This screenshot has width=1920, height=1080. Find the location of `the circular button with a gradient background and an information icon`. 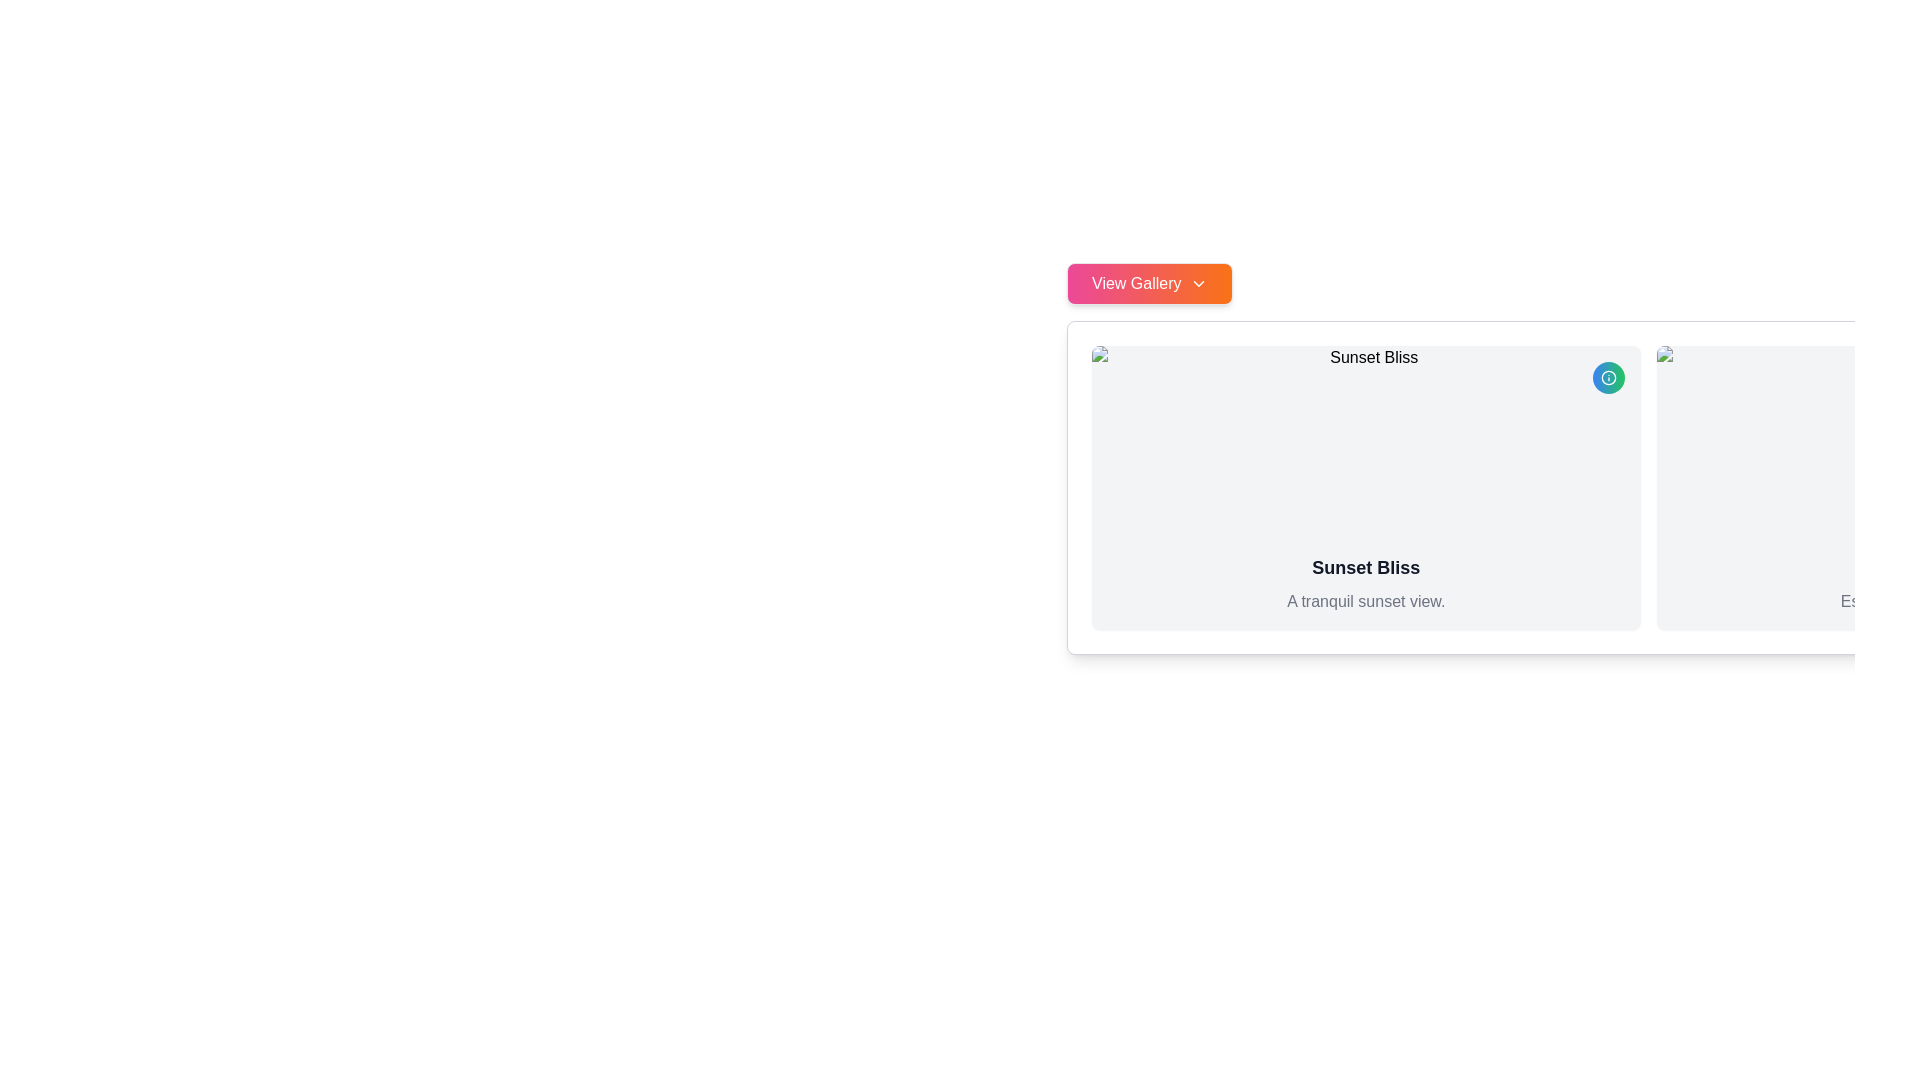

the circular button with a gradient background and an information icon is located at coordinates (1608, 378).